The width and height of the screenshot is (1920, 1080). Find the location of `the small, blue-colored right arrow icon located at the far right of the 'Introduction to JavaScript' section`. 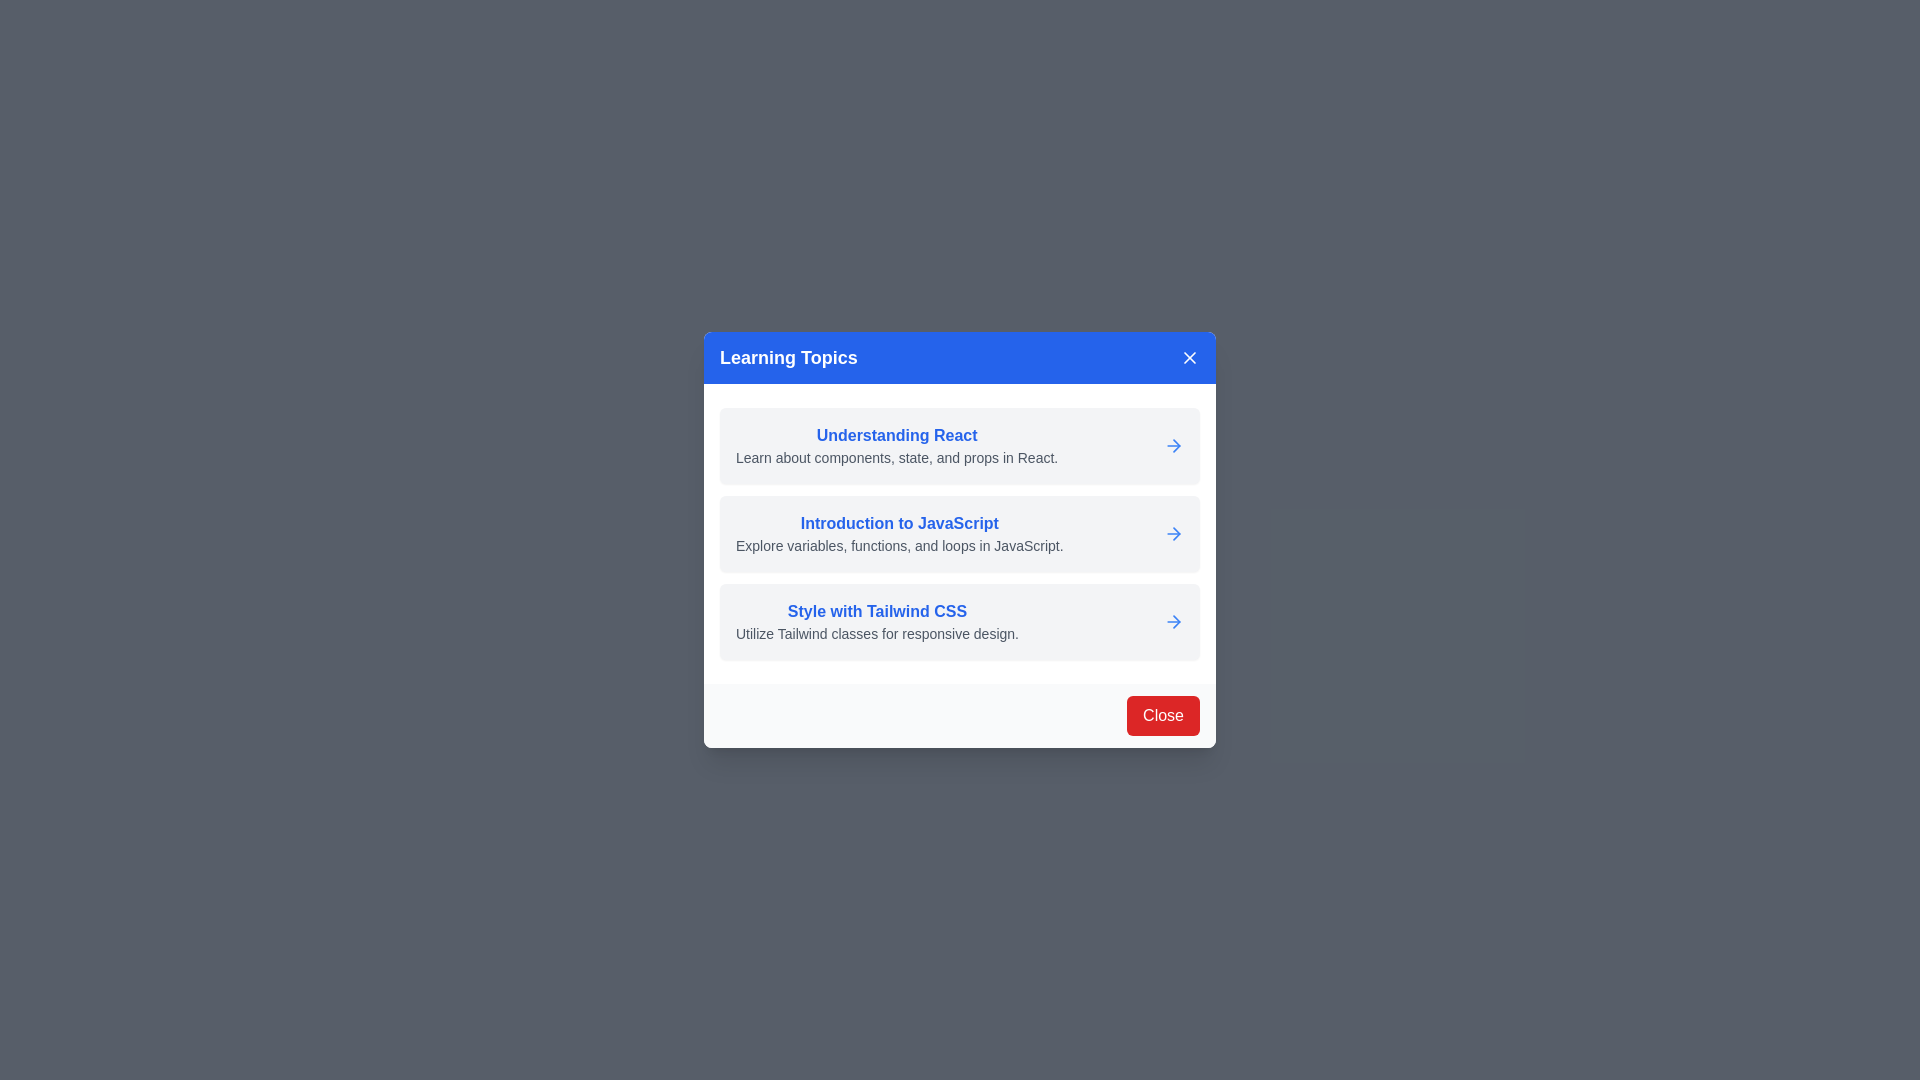

the small, blue-colored right arrow icon located at the far right of the 'Introduction to JavaScript' section is located at coordinates (1174, 532).